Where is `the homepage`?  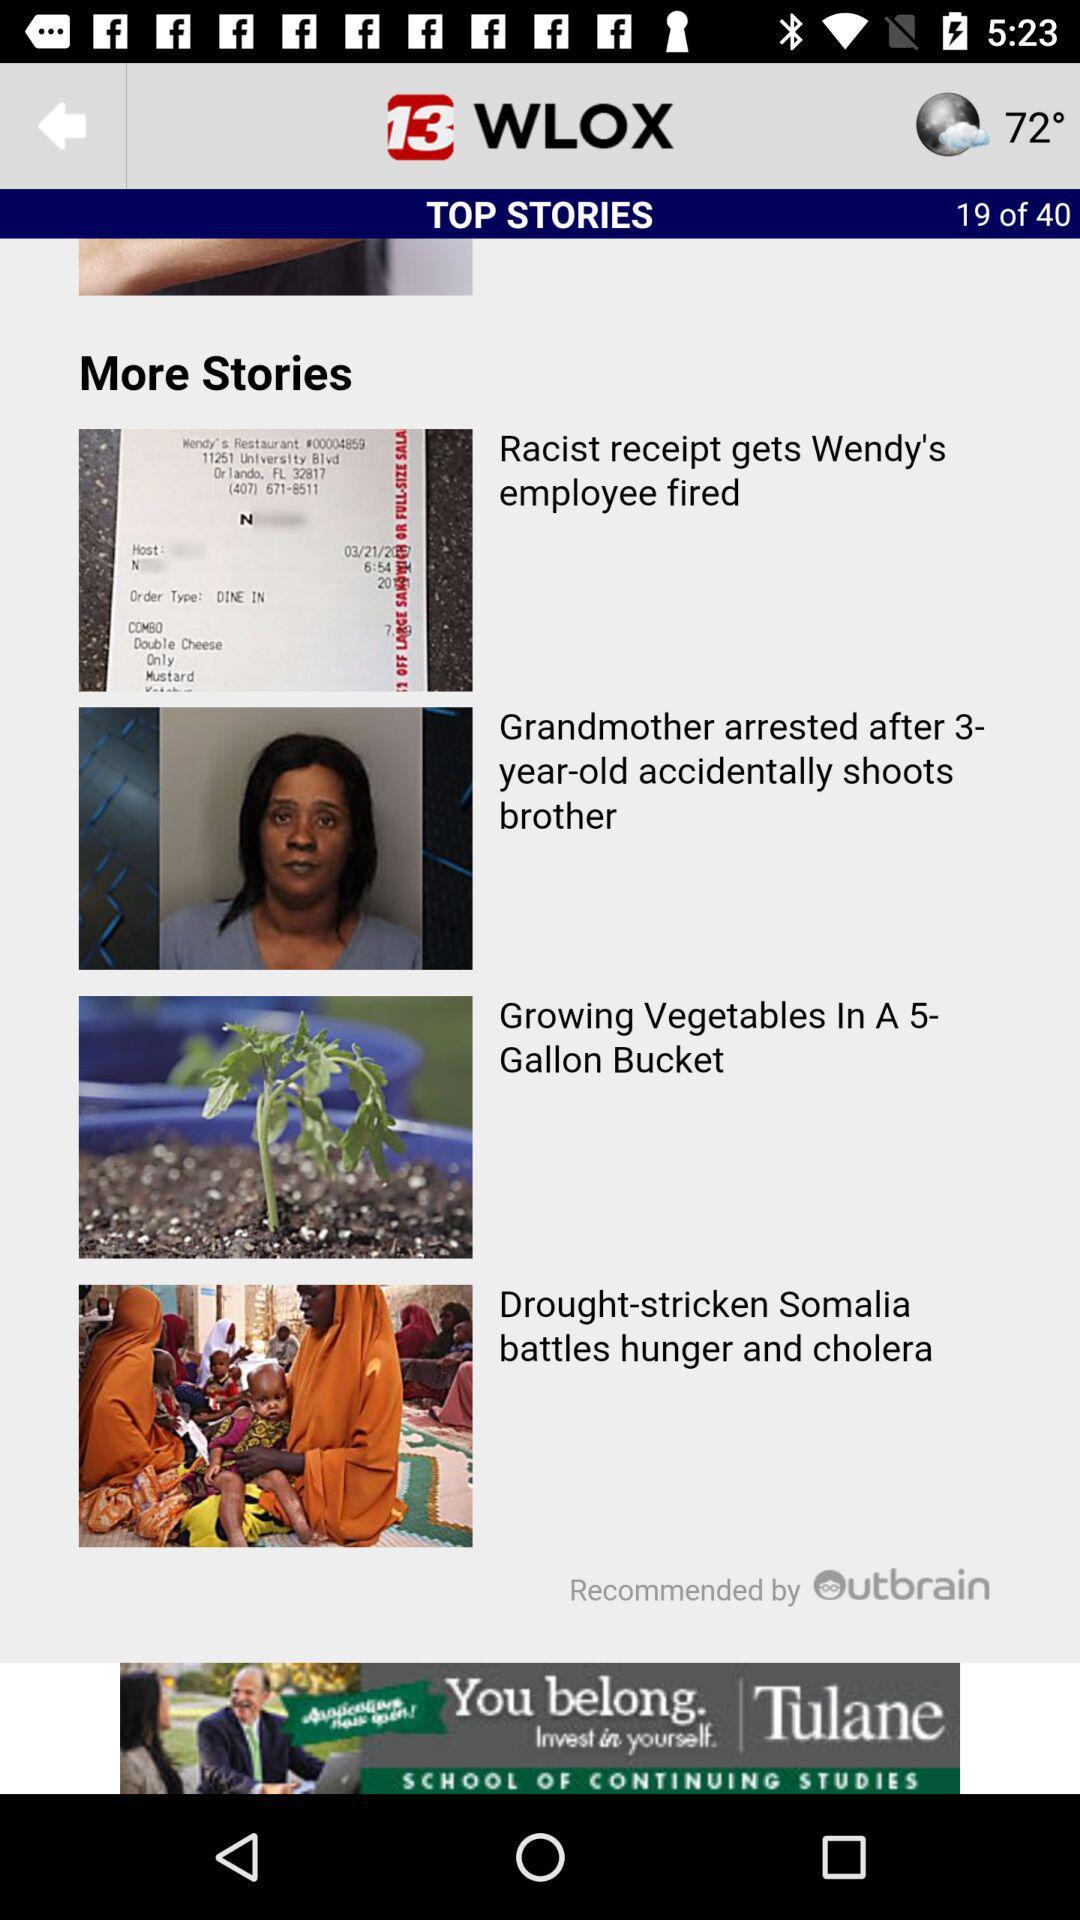
the homepage is located at coordinates (540, 124).